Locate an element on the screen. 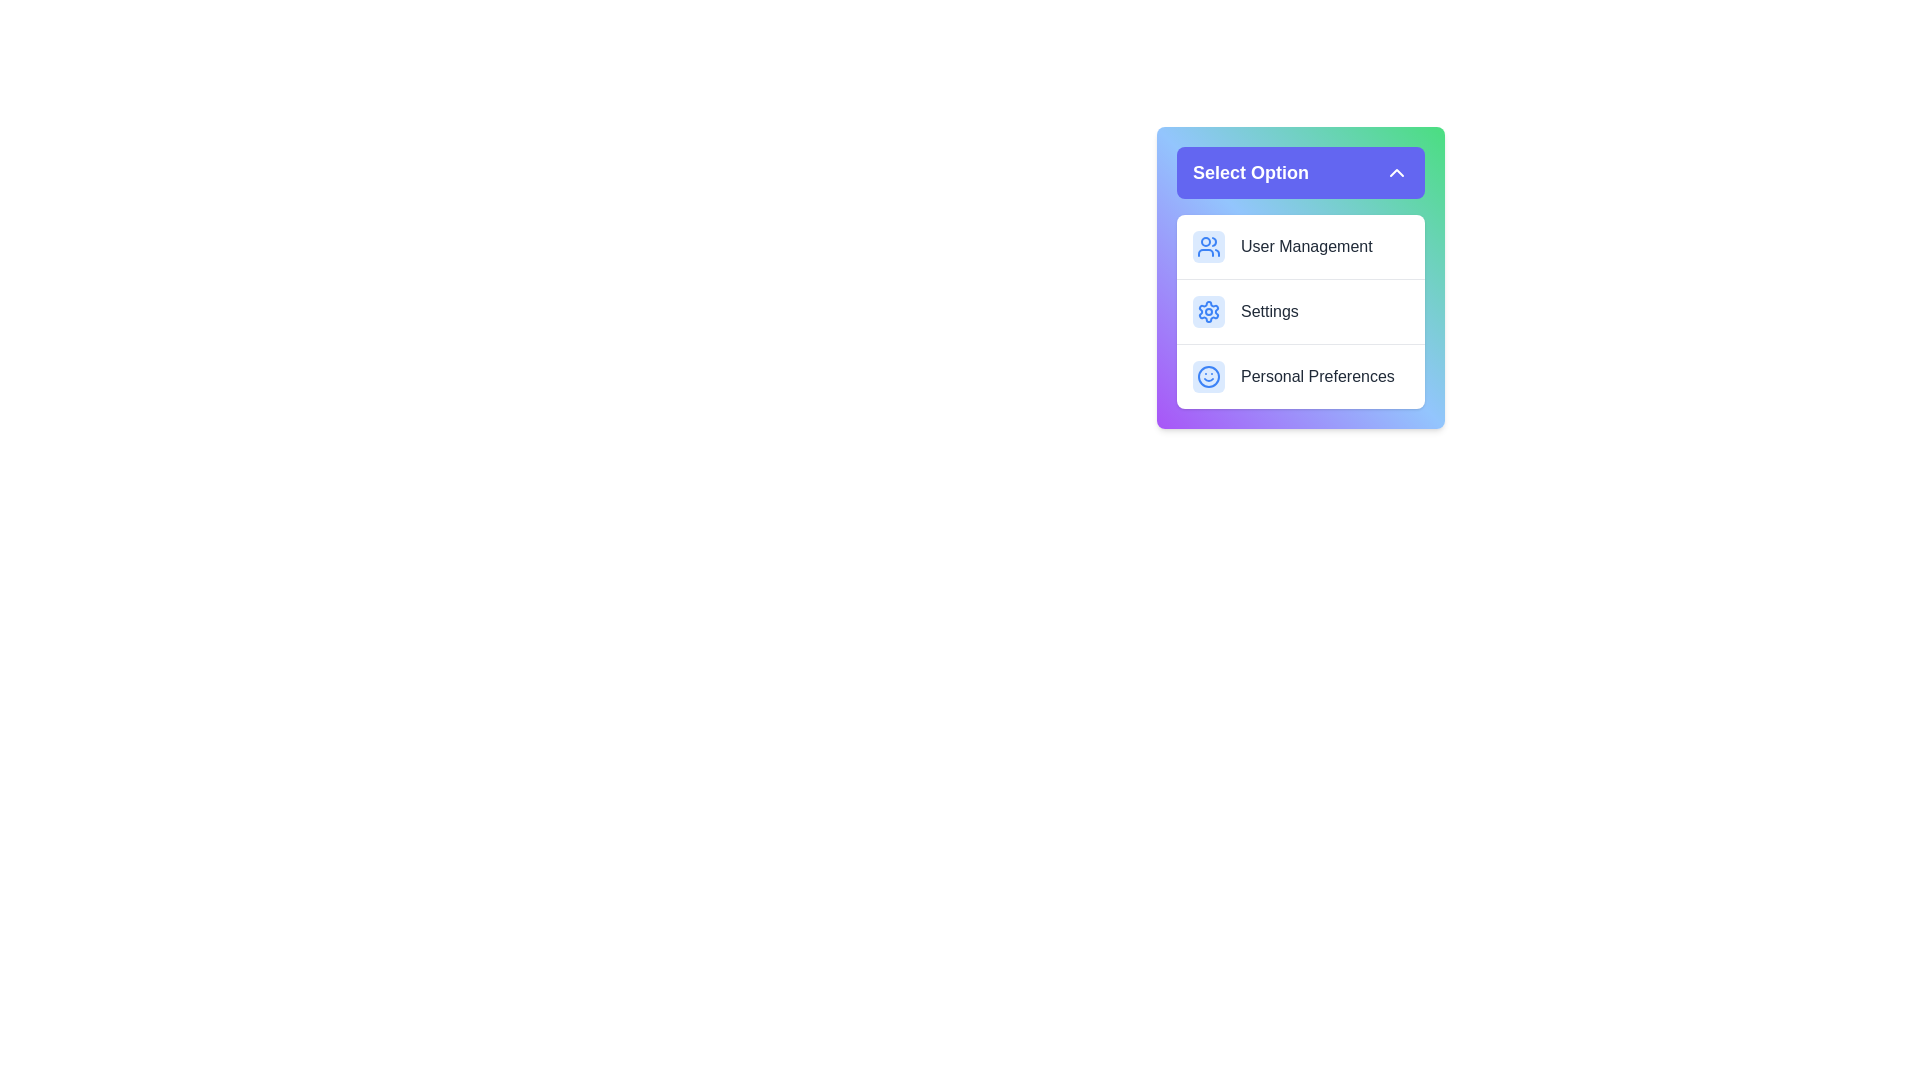  the blue icon featuring two human figures in line art, located in the first entry under 'User Management' is located at coordinates (1208, 245).